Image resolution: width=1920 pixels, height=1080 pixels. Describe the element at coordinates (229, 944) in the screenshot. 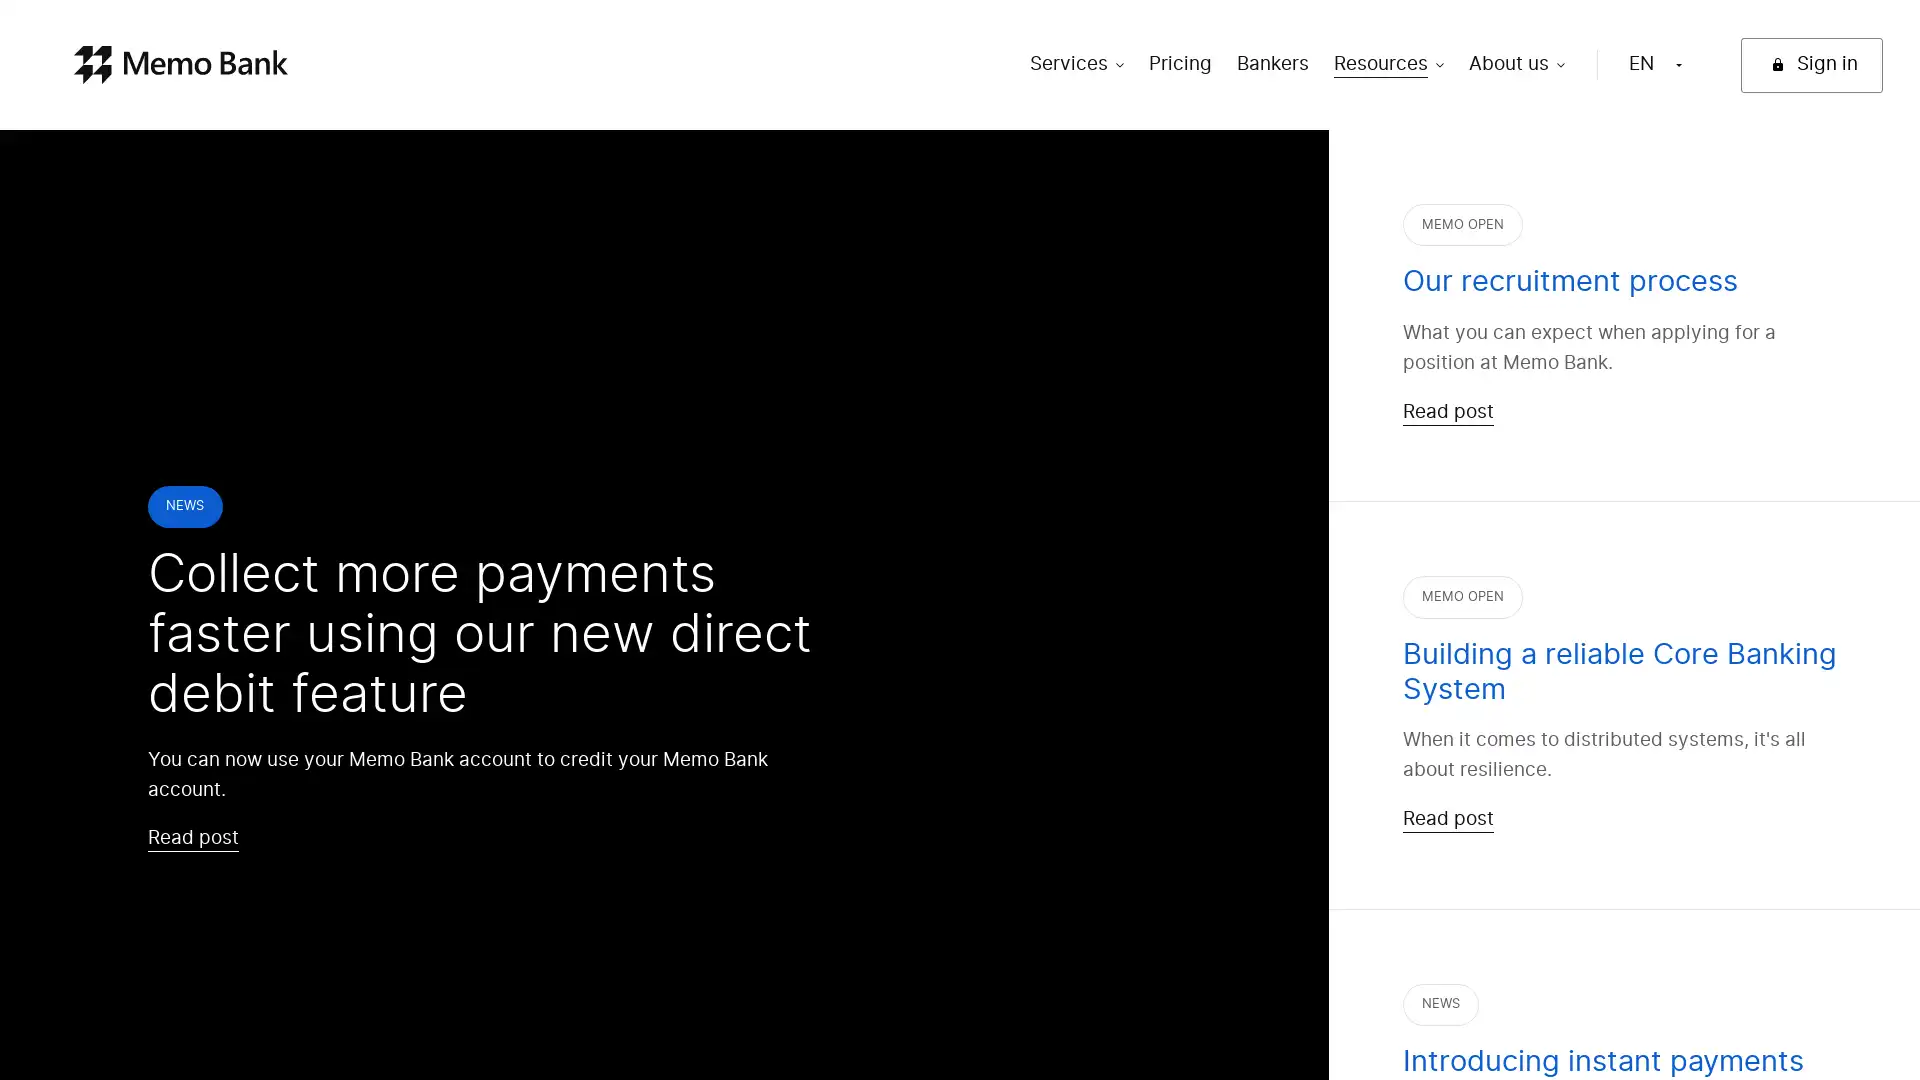

I see `Consents certified by` at that location.